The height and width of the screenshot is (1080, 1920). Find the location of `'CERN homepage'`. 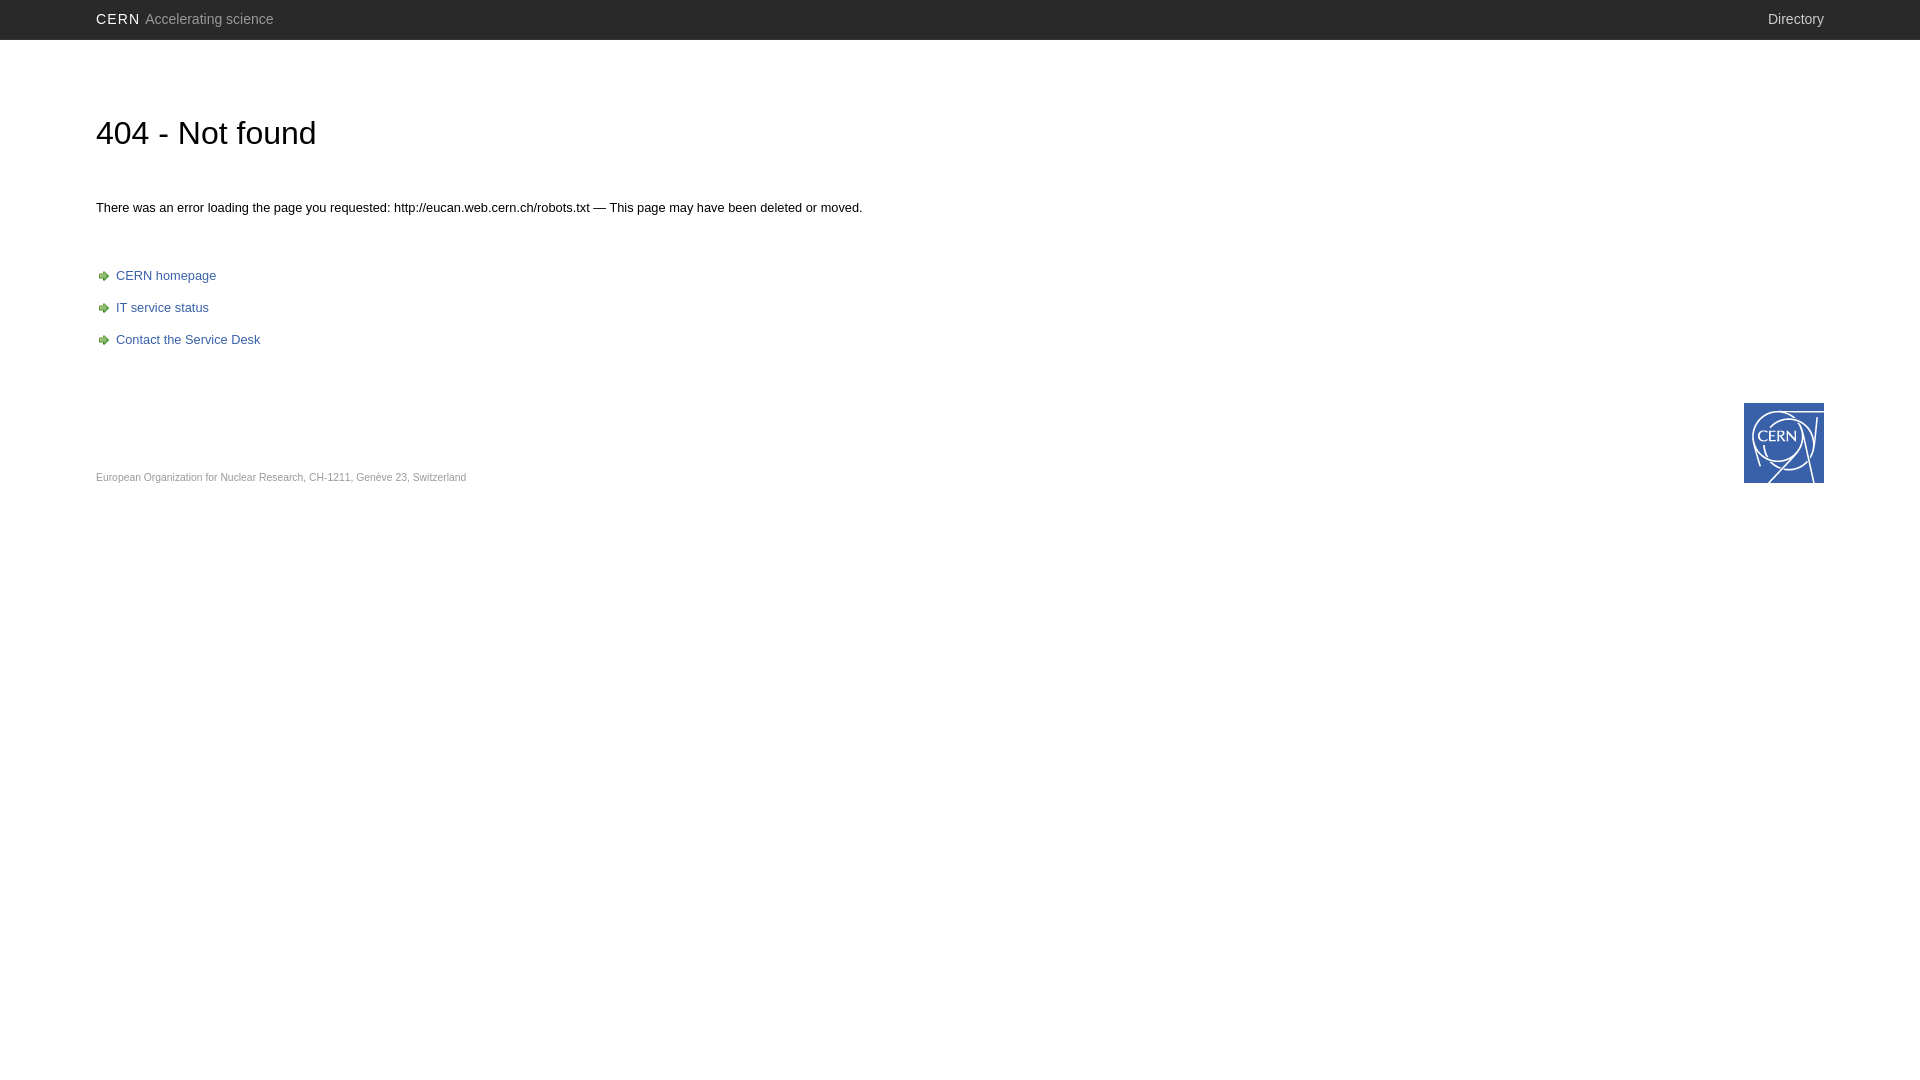

'CERN homepage' is located at coordinates (95, 275).